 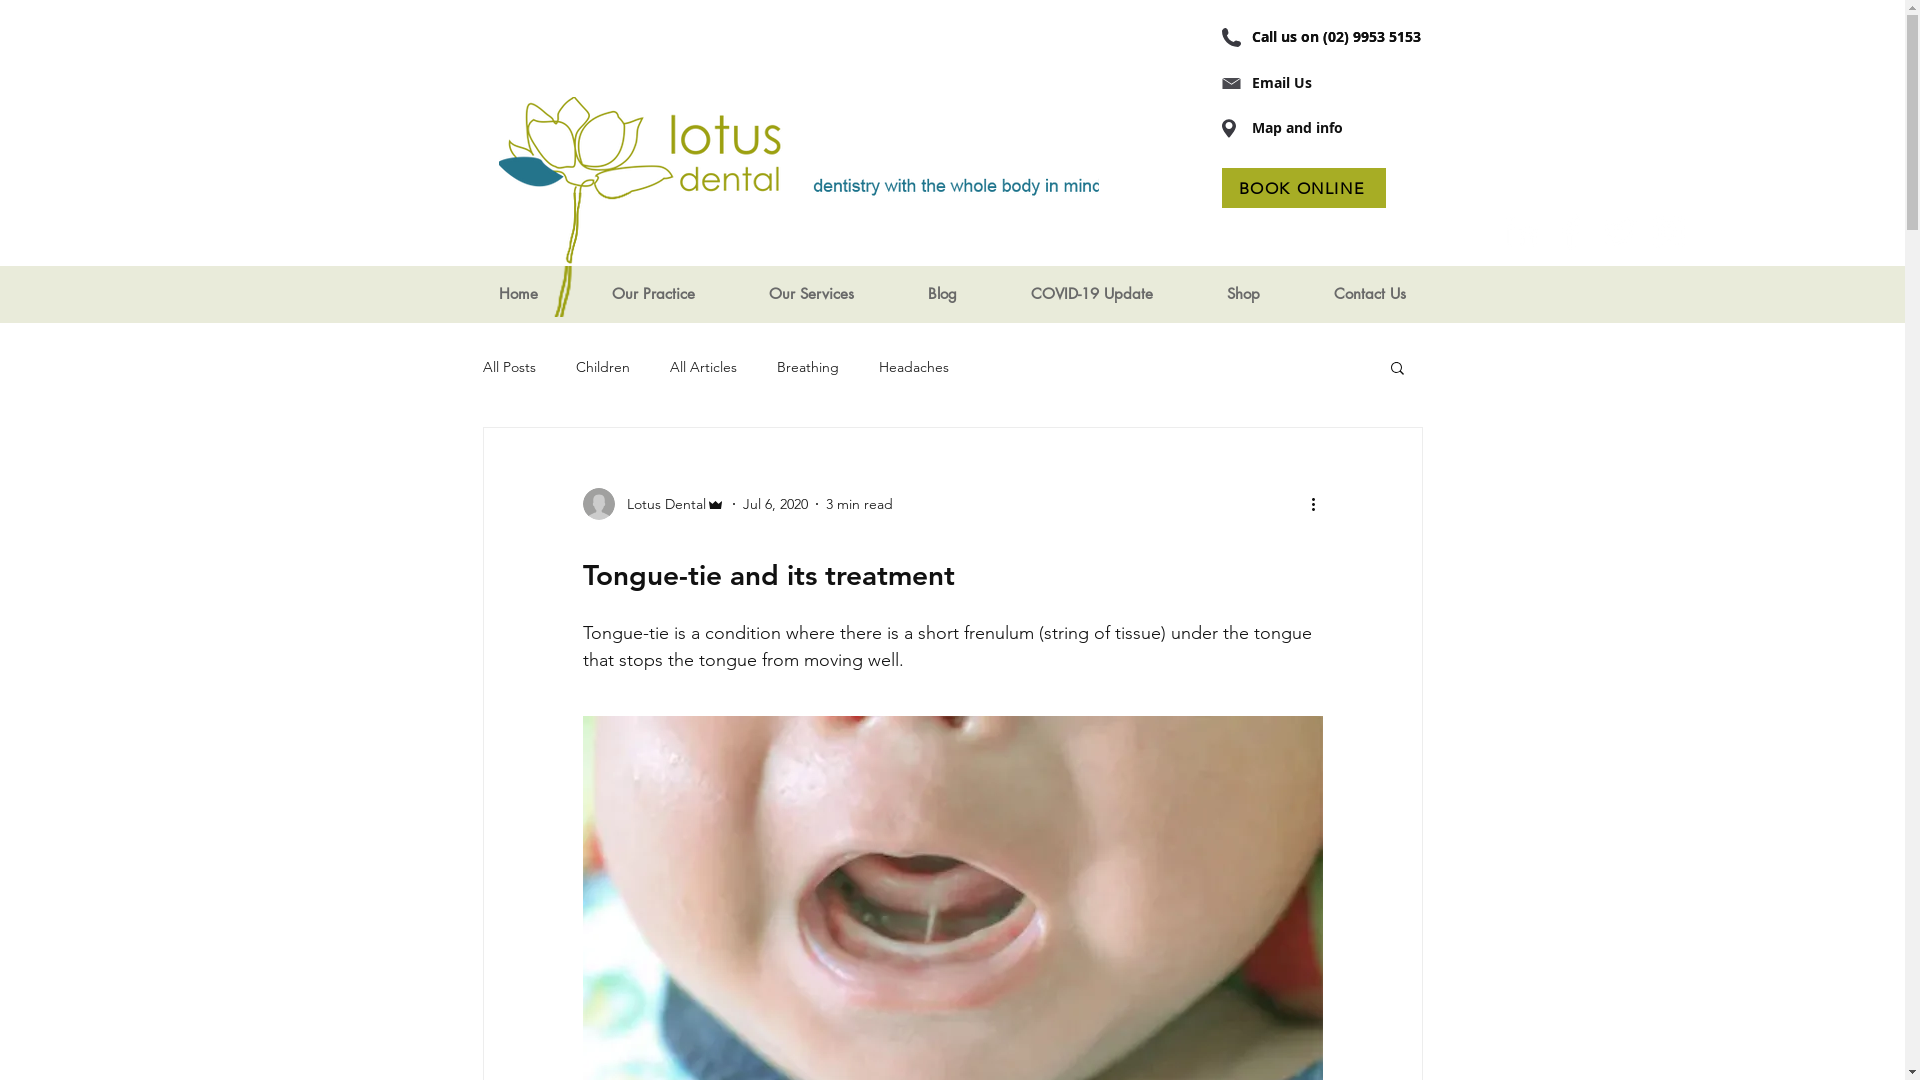 What do you see at coordinates (1281, 82) in the screenshot?
I see `'Email Us'` at bounding box center [1281, 82].